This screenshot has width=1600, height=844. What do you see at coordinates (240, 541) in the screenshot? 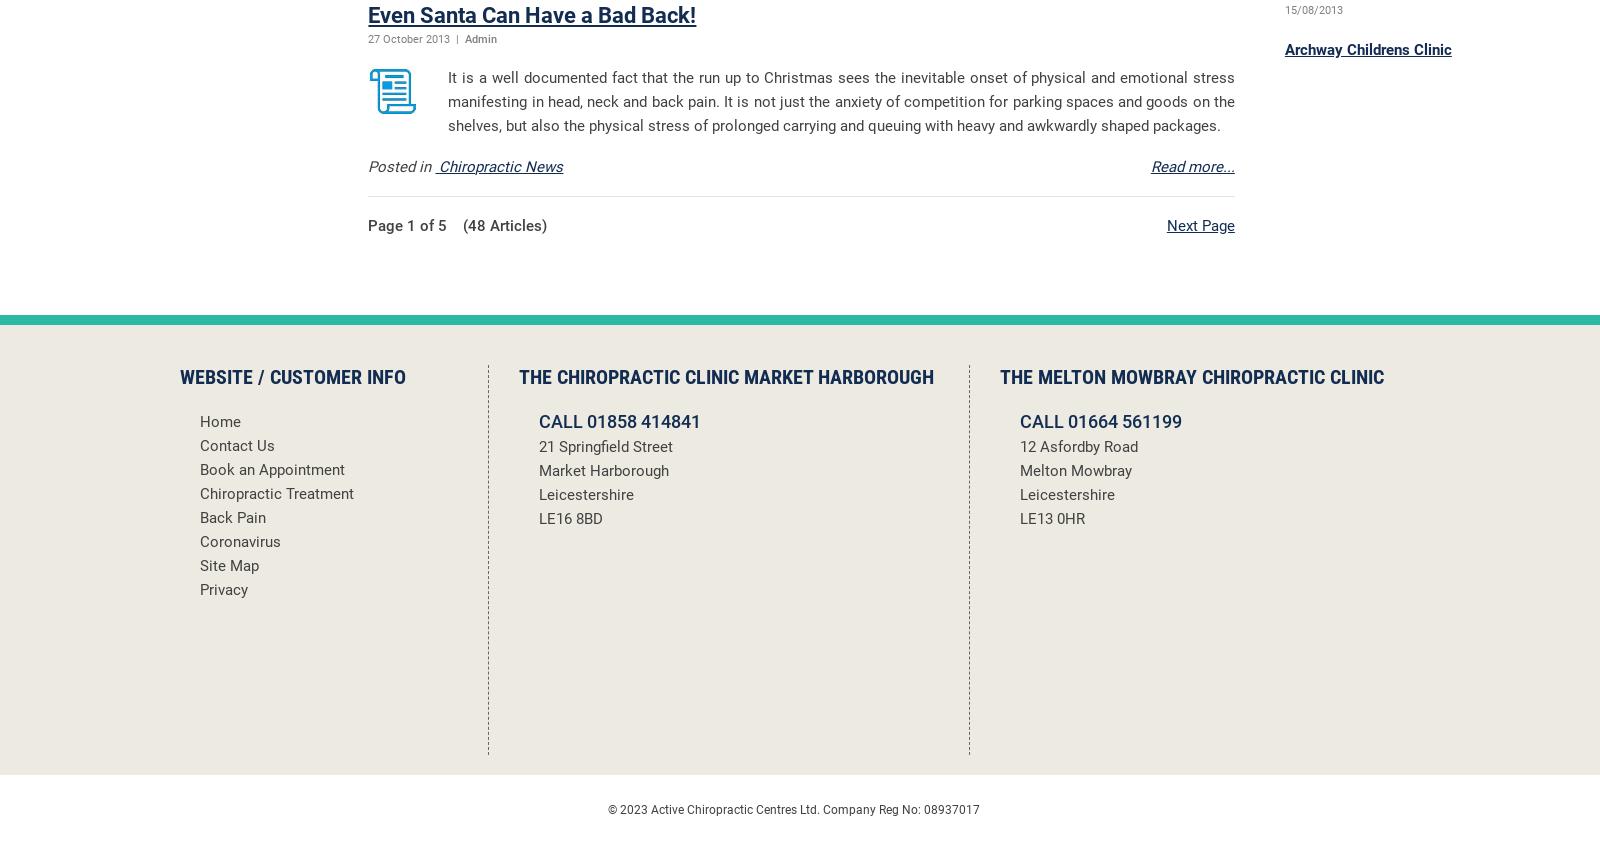
I see `'Coronavirus'` at bounding box center [240, 541].